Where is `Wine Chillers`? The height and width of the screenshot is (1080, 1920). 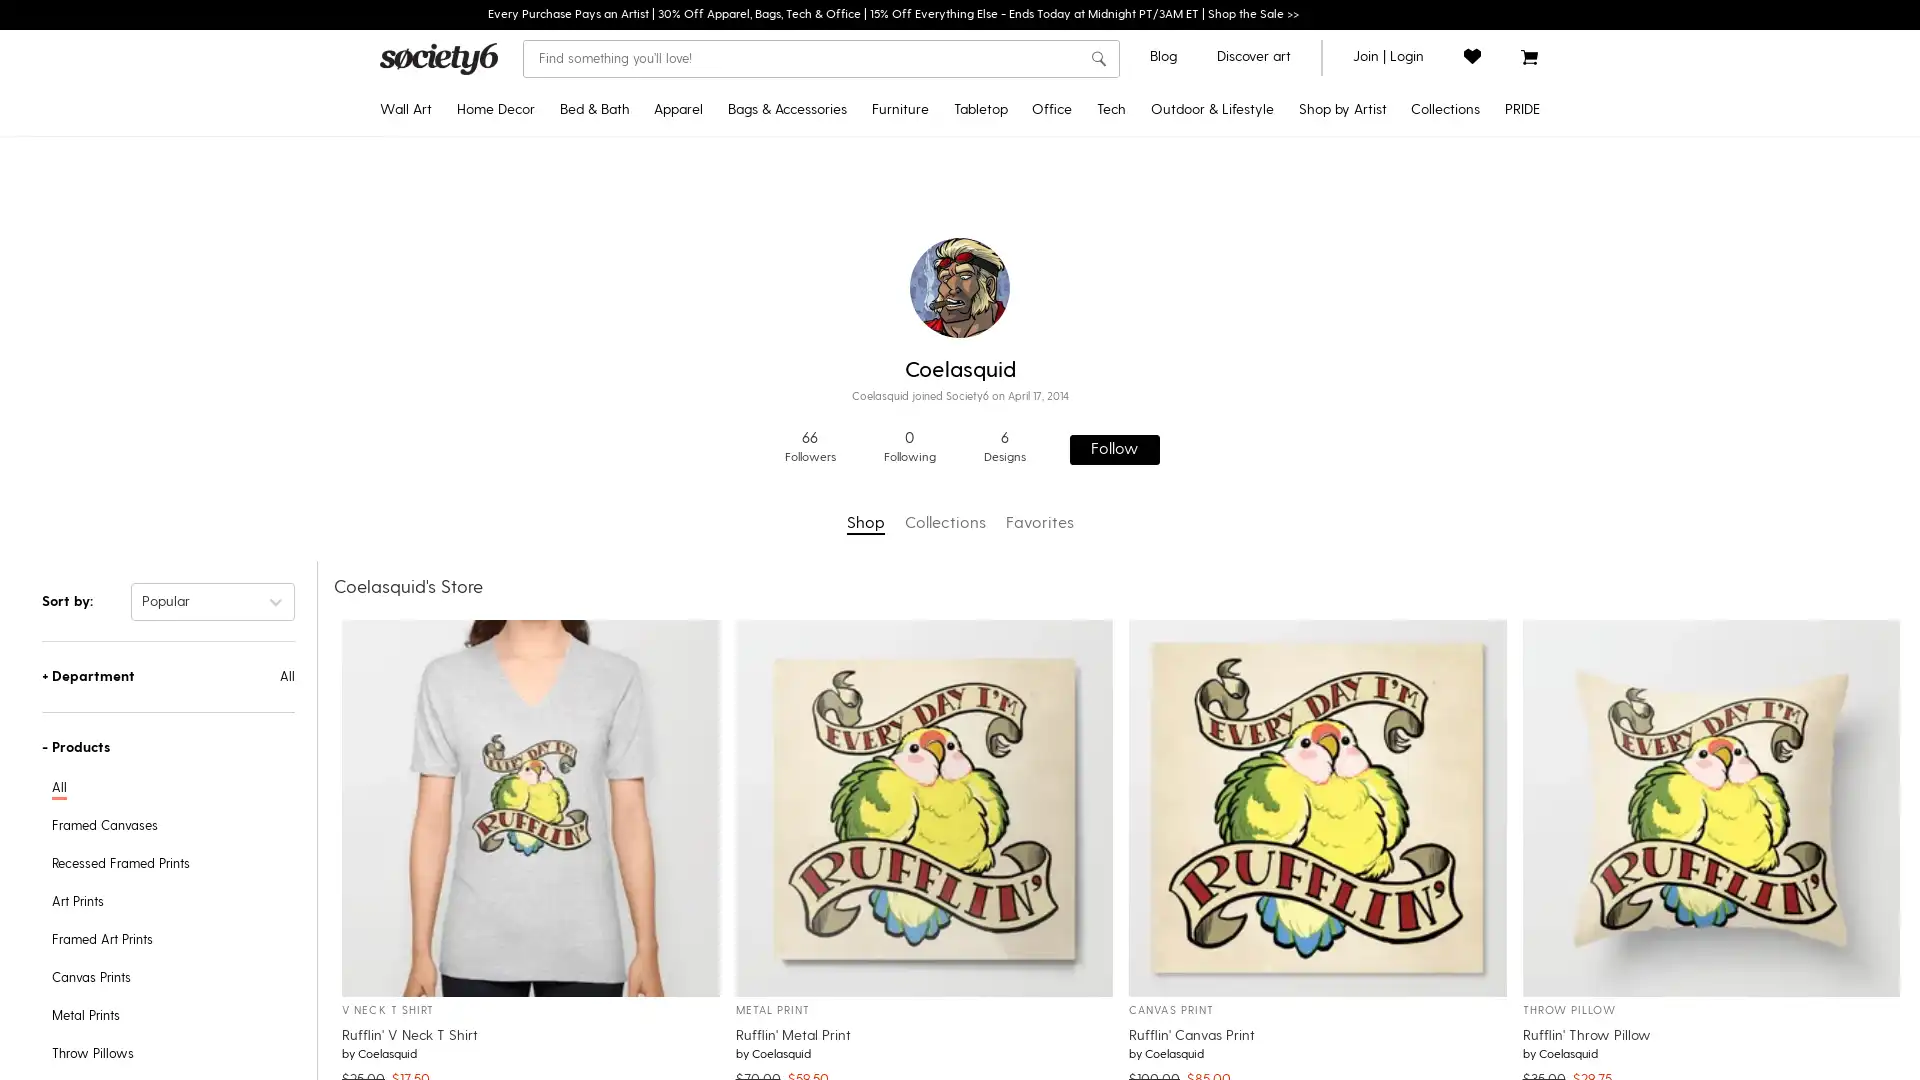 Wine Chillers is located at coordinates (1017, 385).